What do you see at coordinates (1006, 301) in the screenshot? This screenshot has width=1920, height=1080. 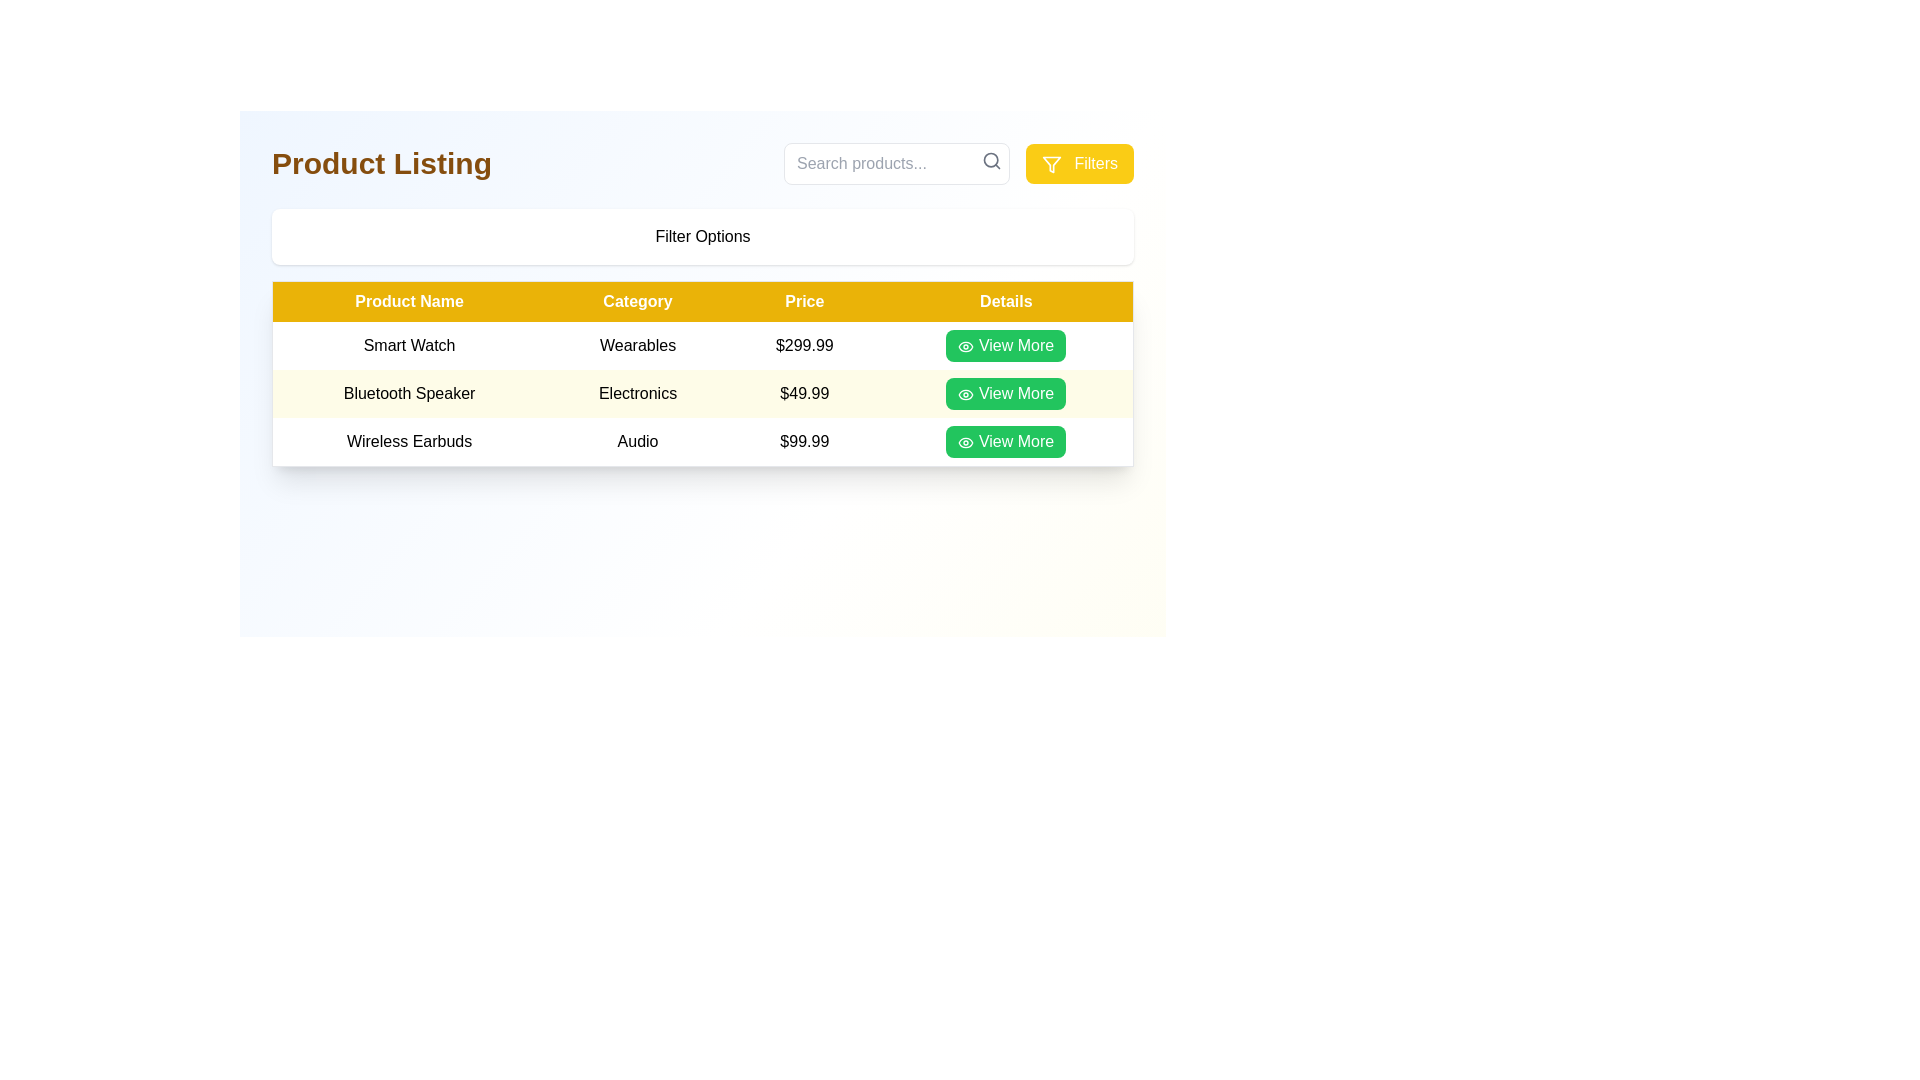 I see `the 'Details' text label located at the far-right end of the yellow header row, which contains the text in white font and has a bold yellow background` at bounding box center [1006, 301].